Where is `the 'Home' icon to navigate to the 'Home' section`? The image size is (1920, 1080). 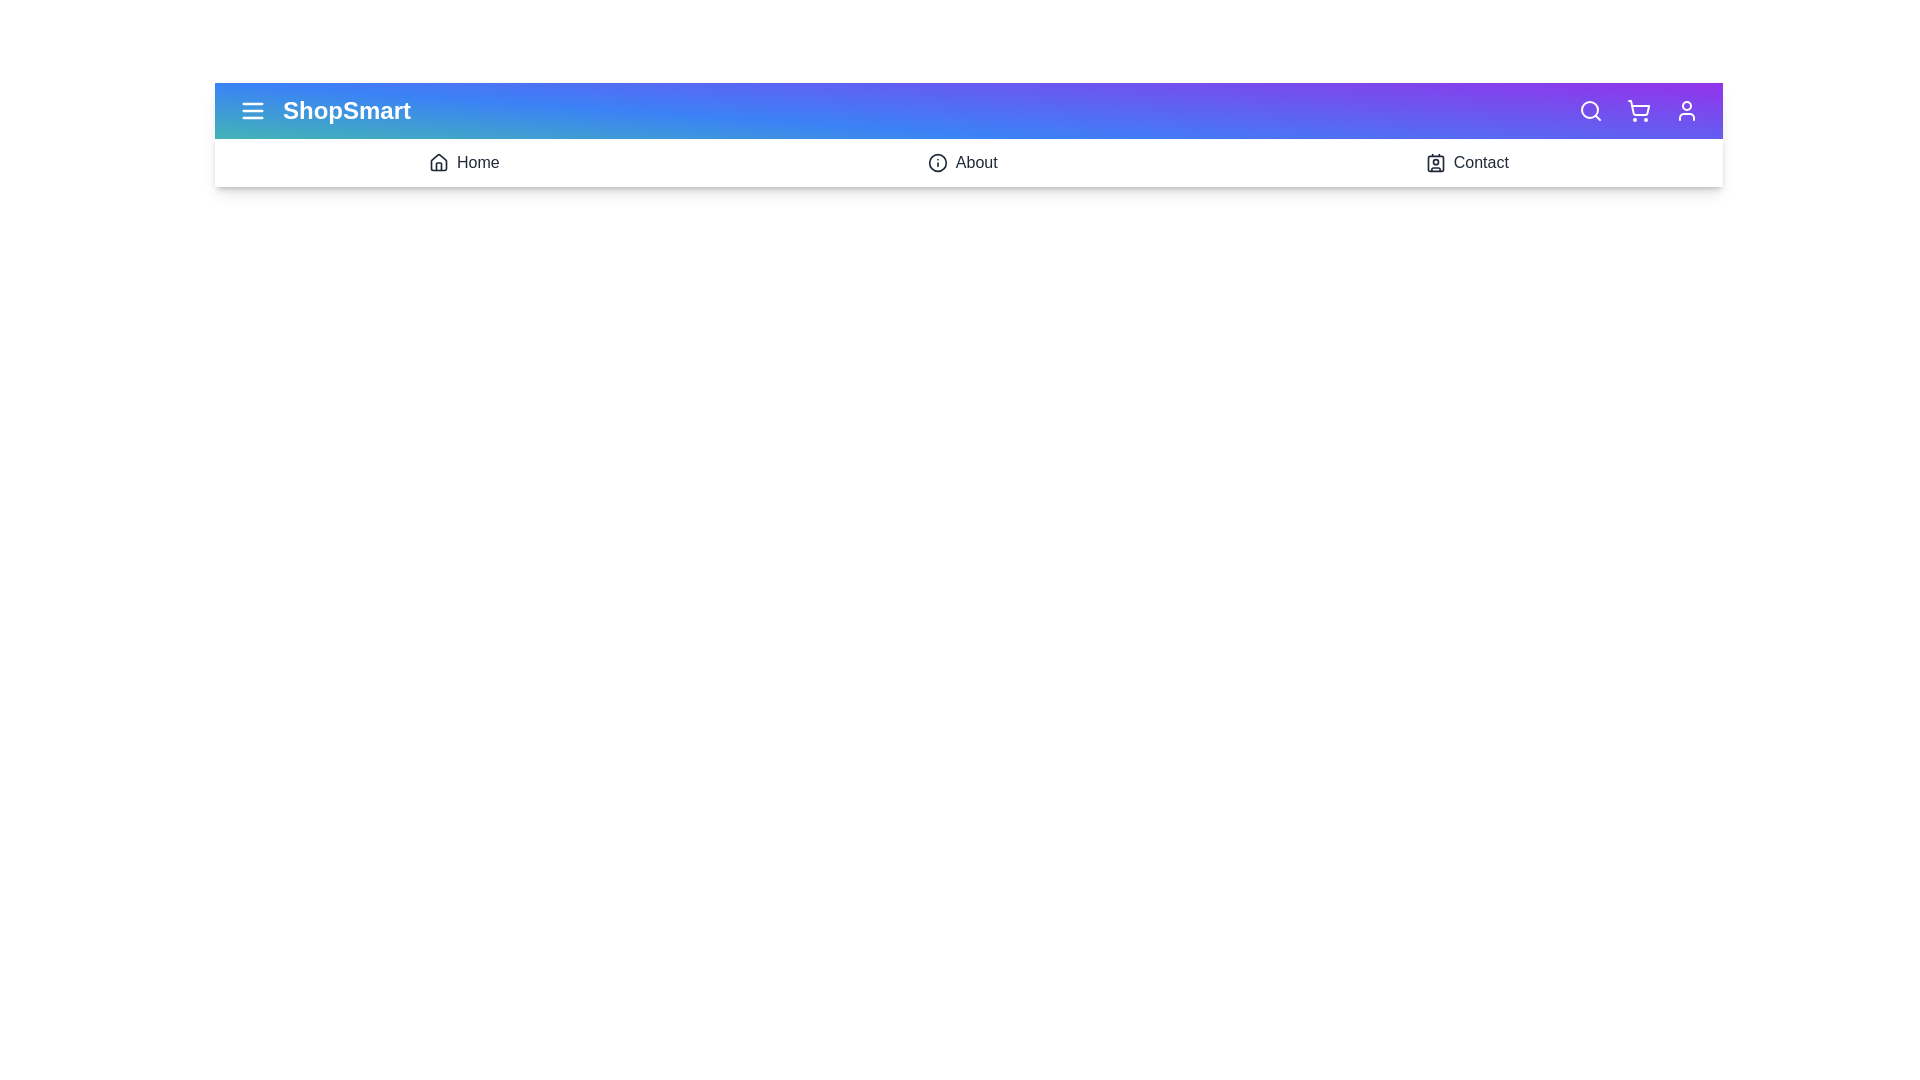
the 'Home' icon to navigate to the 'Home' section is located at coordinates (437, 161).